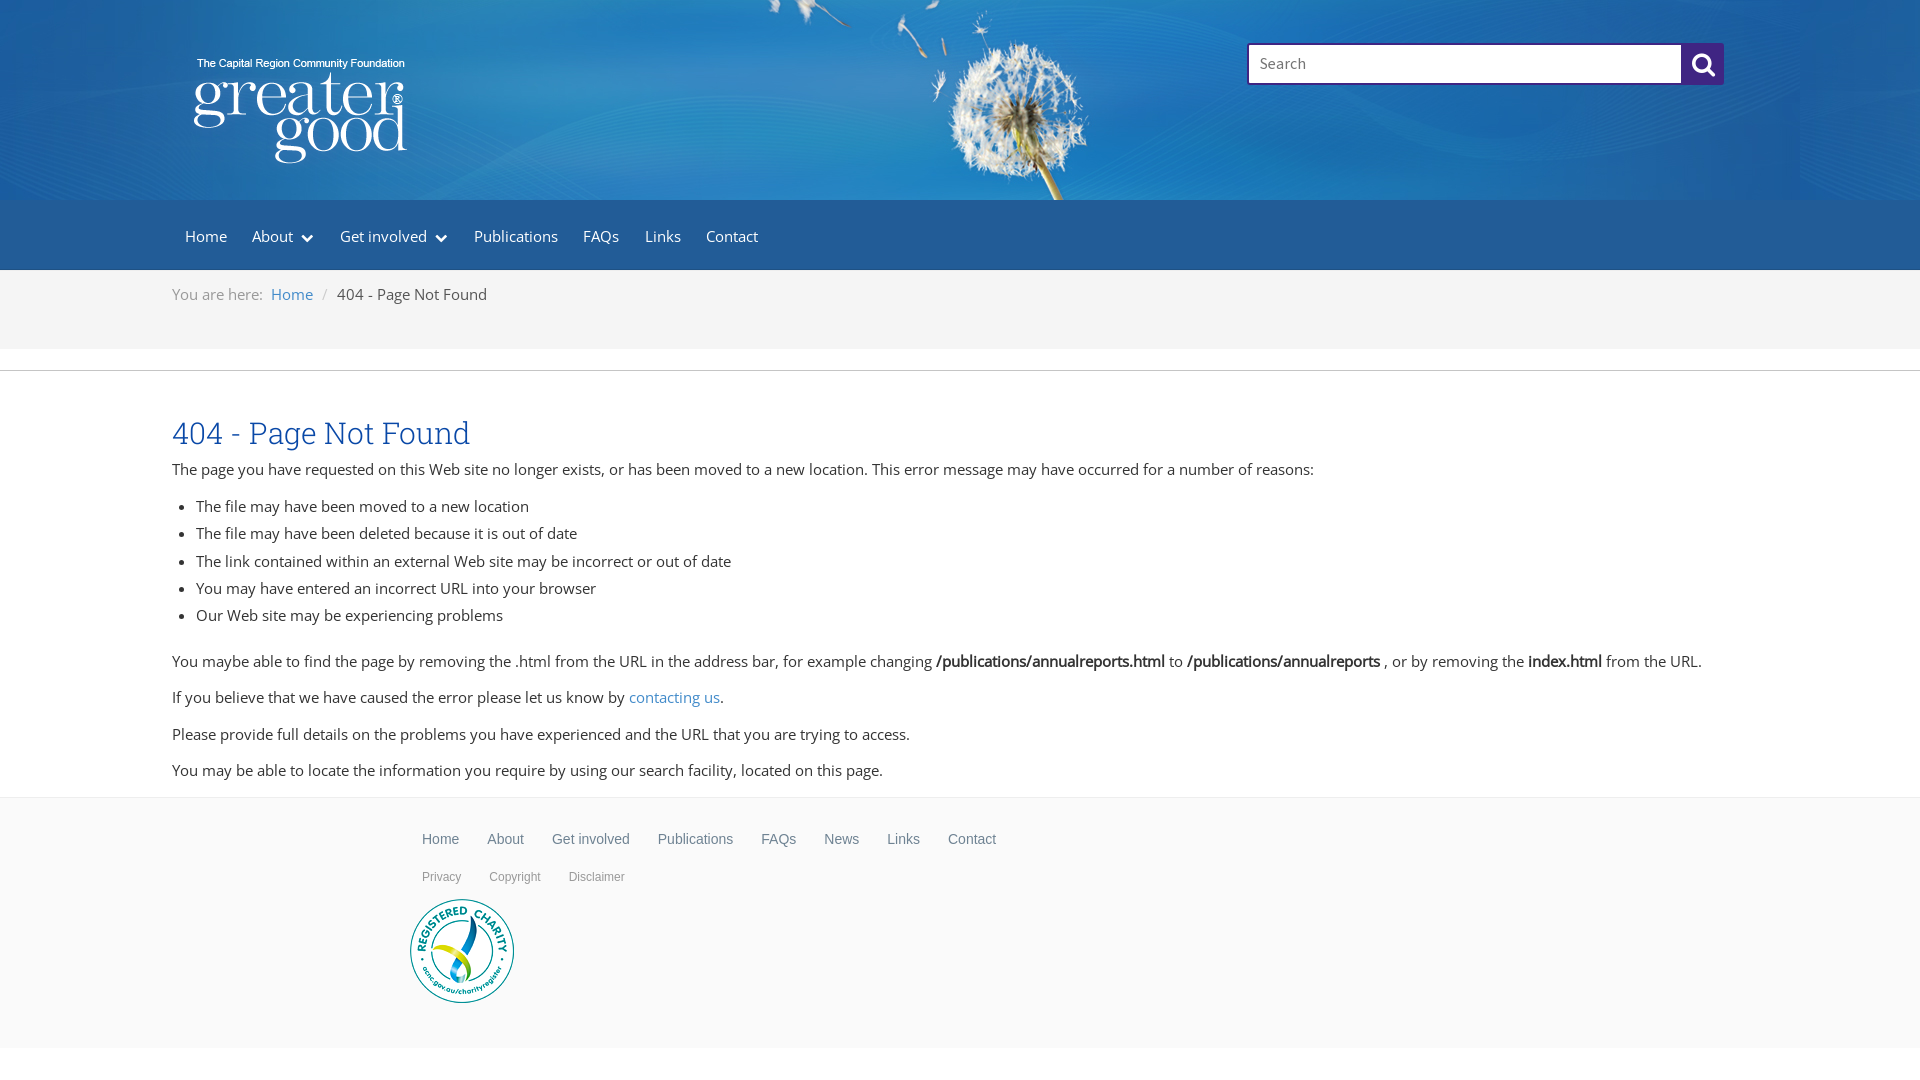 This screenshot has height=1080, width=1920. What do you see at coordinates (589, 839) in the screenshot?
I see `'Get involved'` at bounding box center [589, 839].